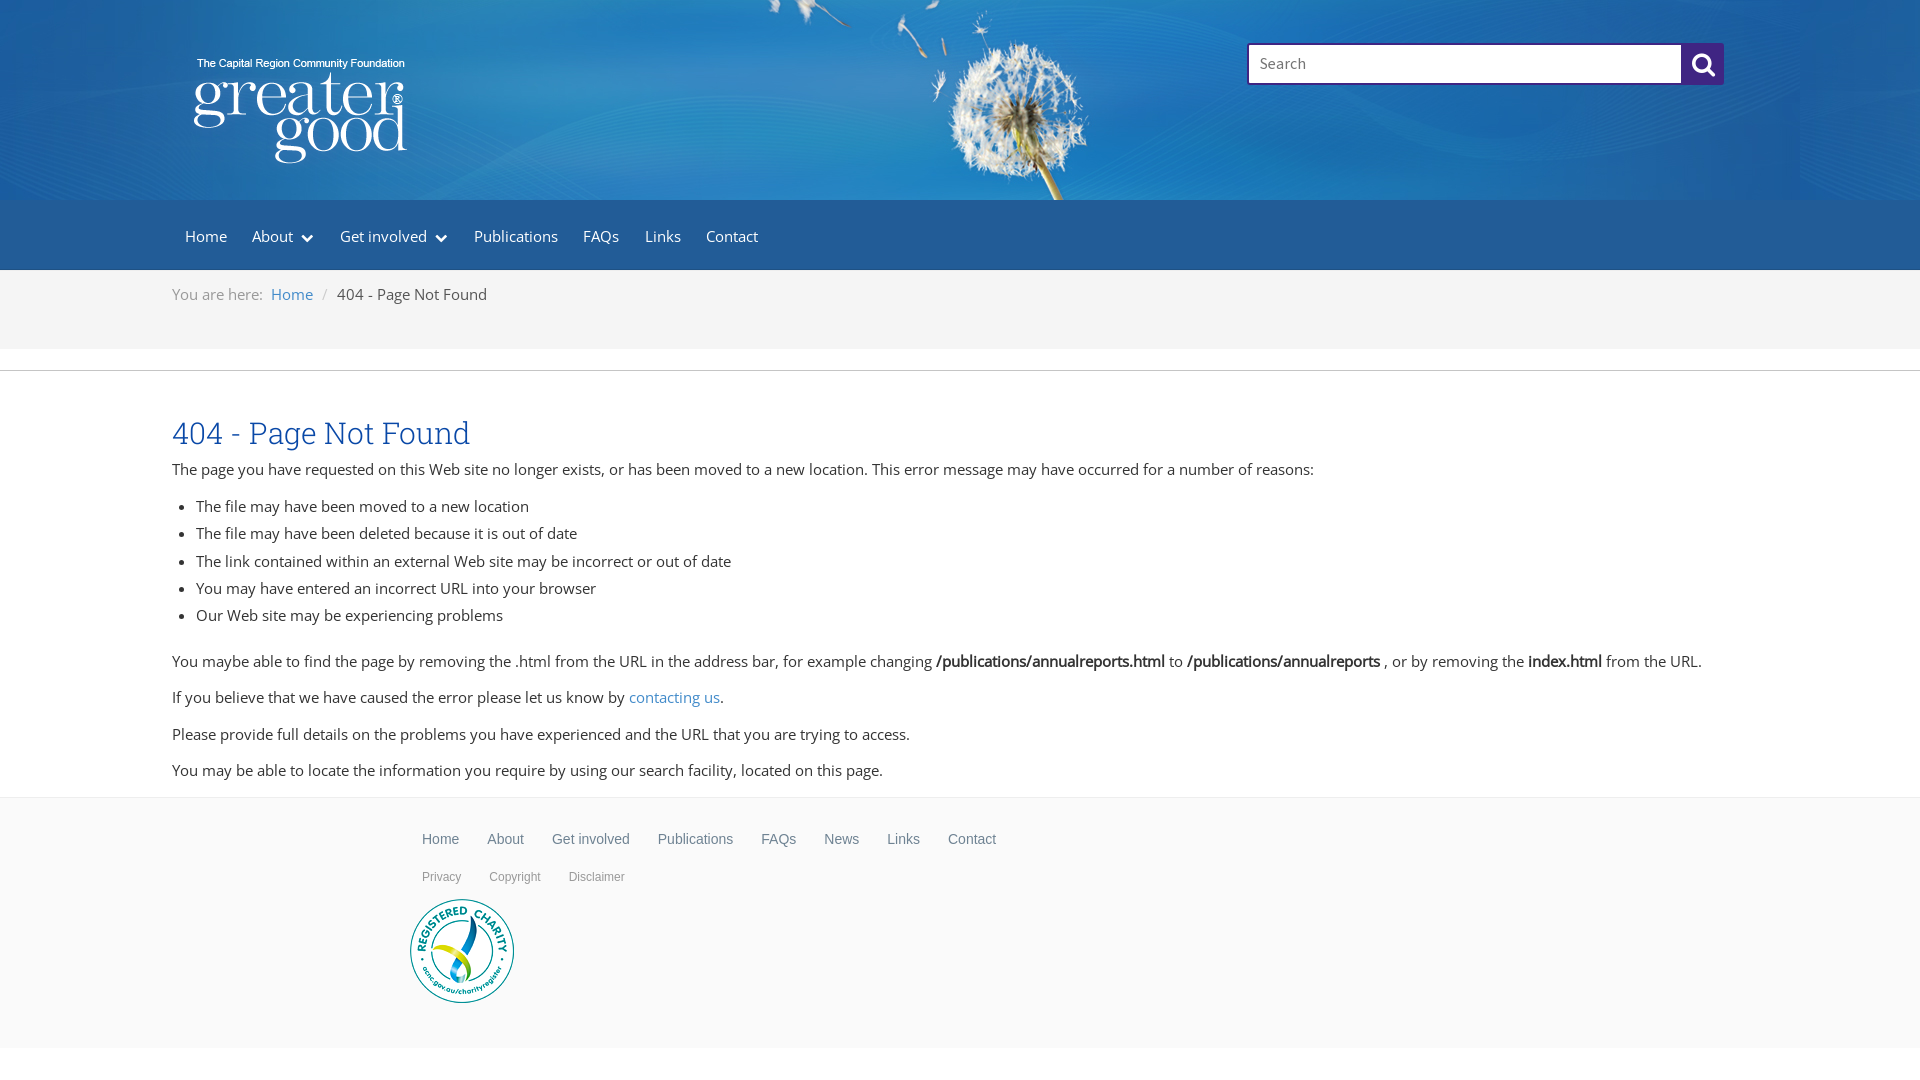 This screenshot has height=1080, width=1920. What do you see at coordinates (589, 839) in the screenshot?
I see `'Get involved'` at bounding box center [589, 839].